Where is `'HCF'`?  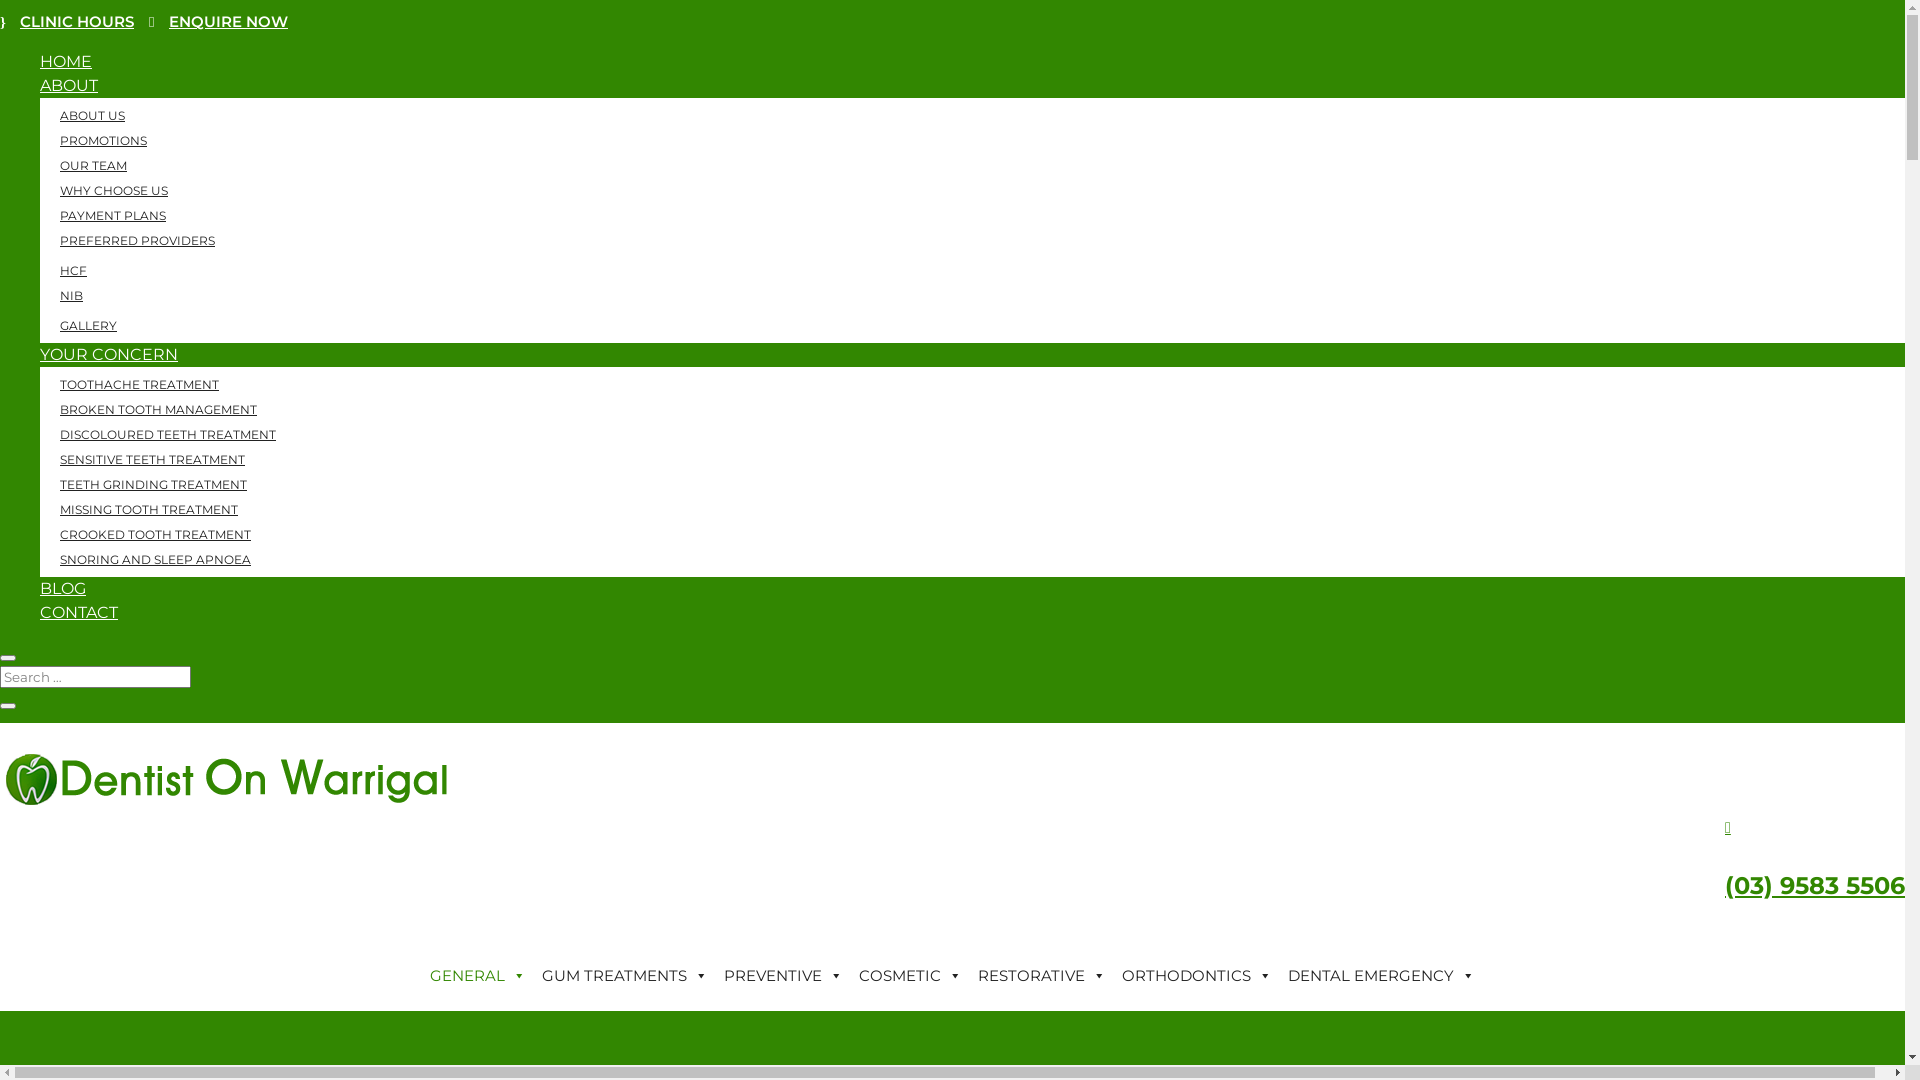
'HCF' is located at coordinates (39, 270).